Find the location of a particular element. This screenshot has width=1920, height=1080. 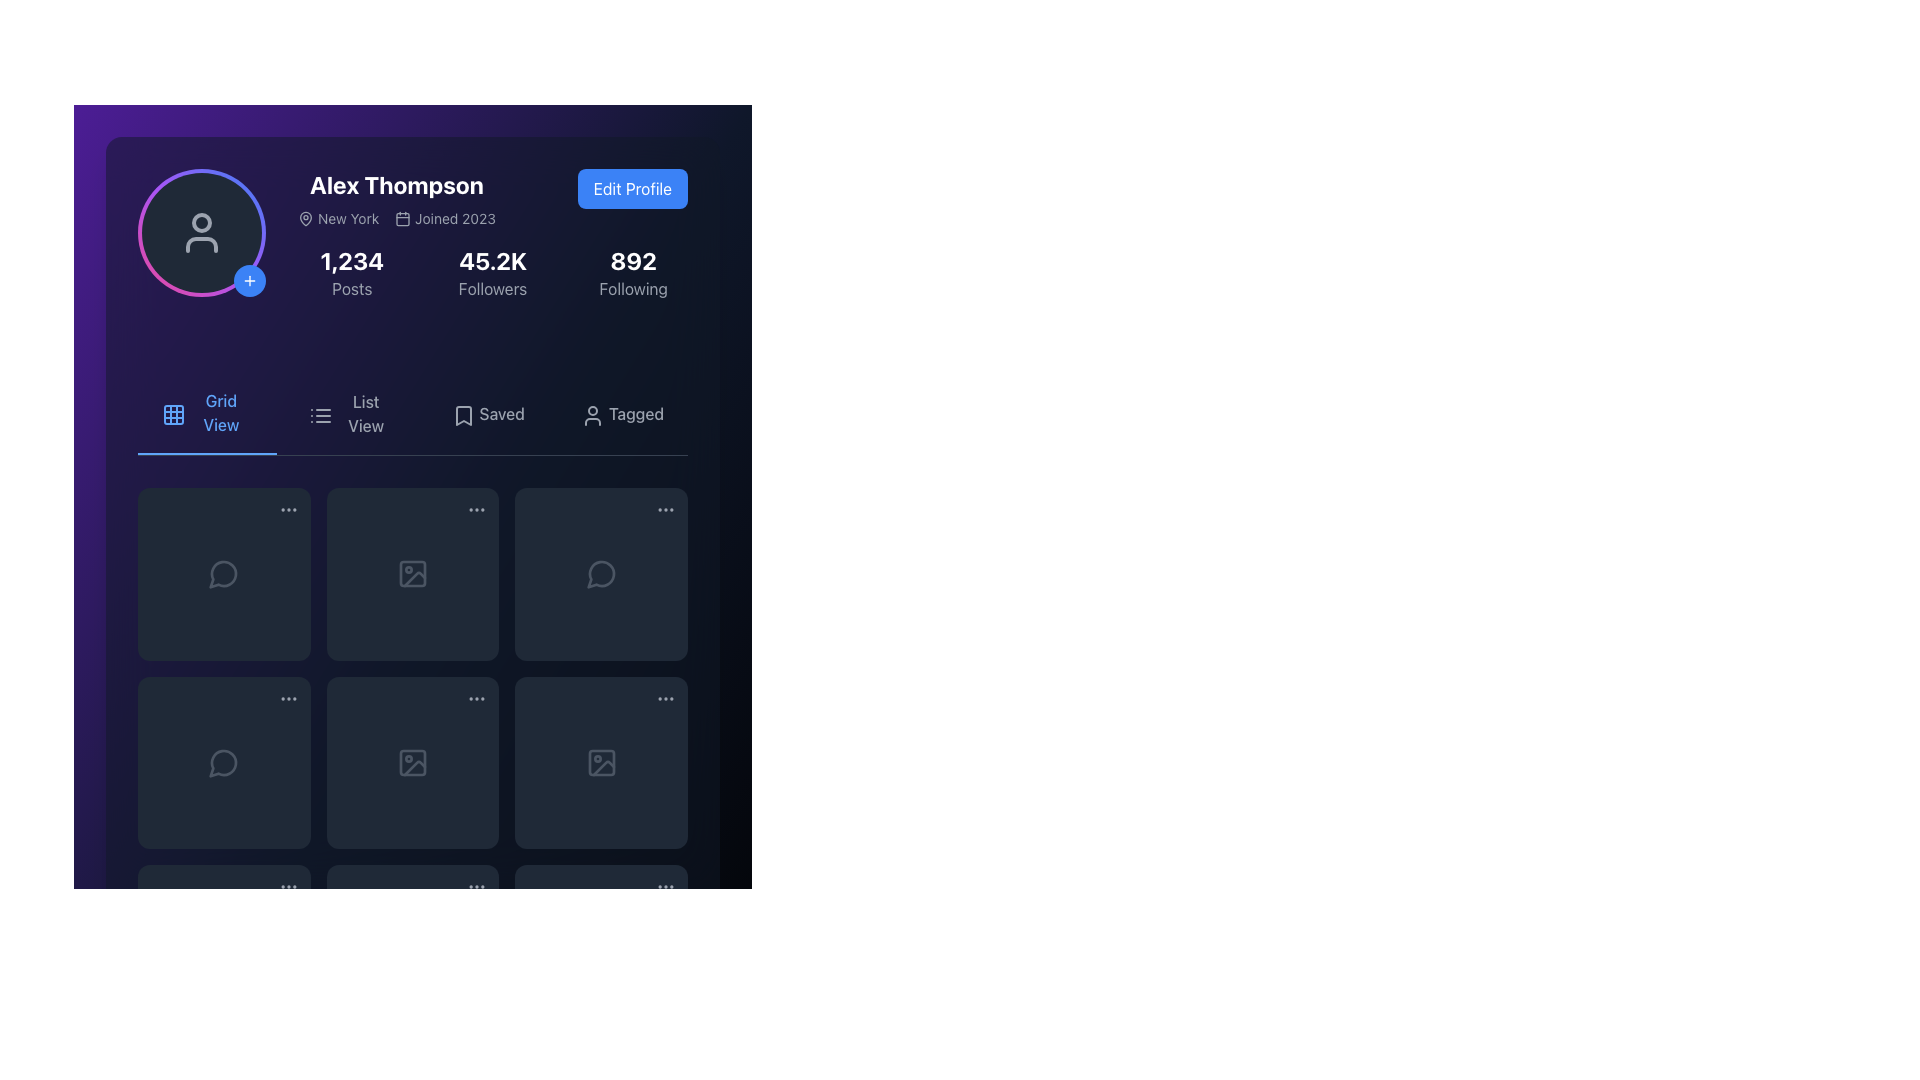

the ellipses menu trigger button located in the top-right corner of the second card in the third row of the grid layout is located at coordinates (287, 698).